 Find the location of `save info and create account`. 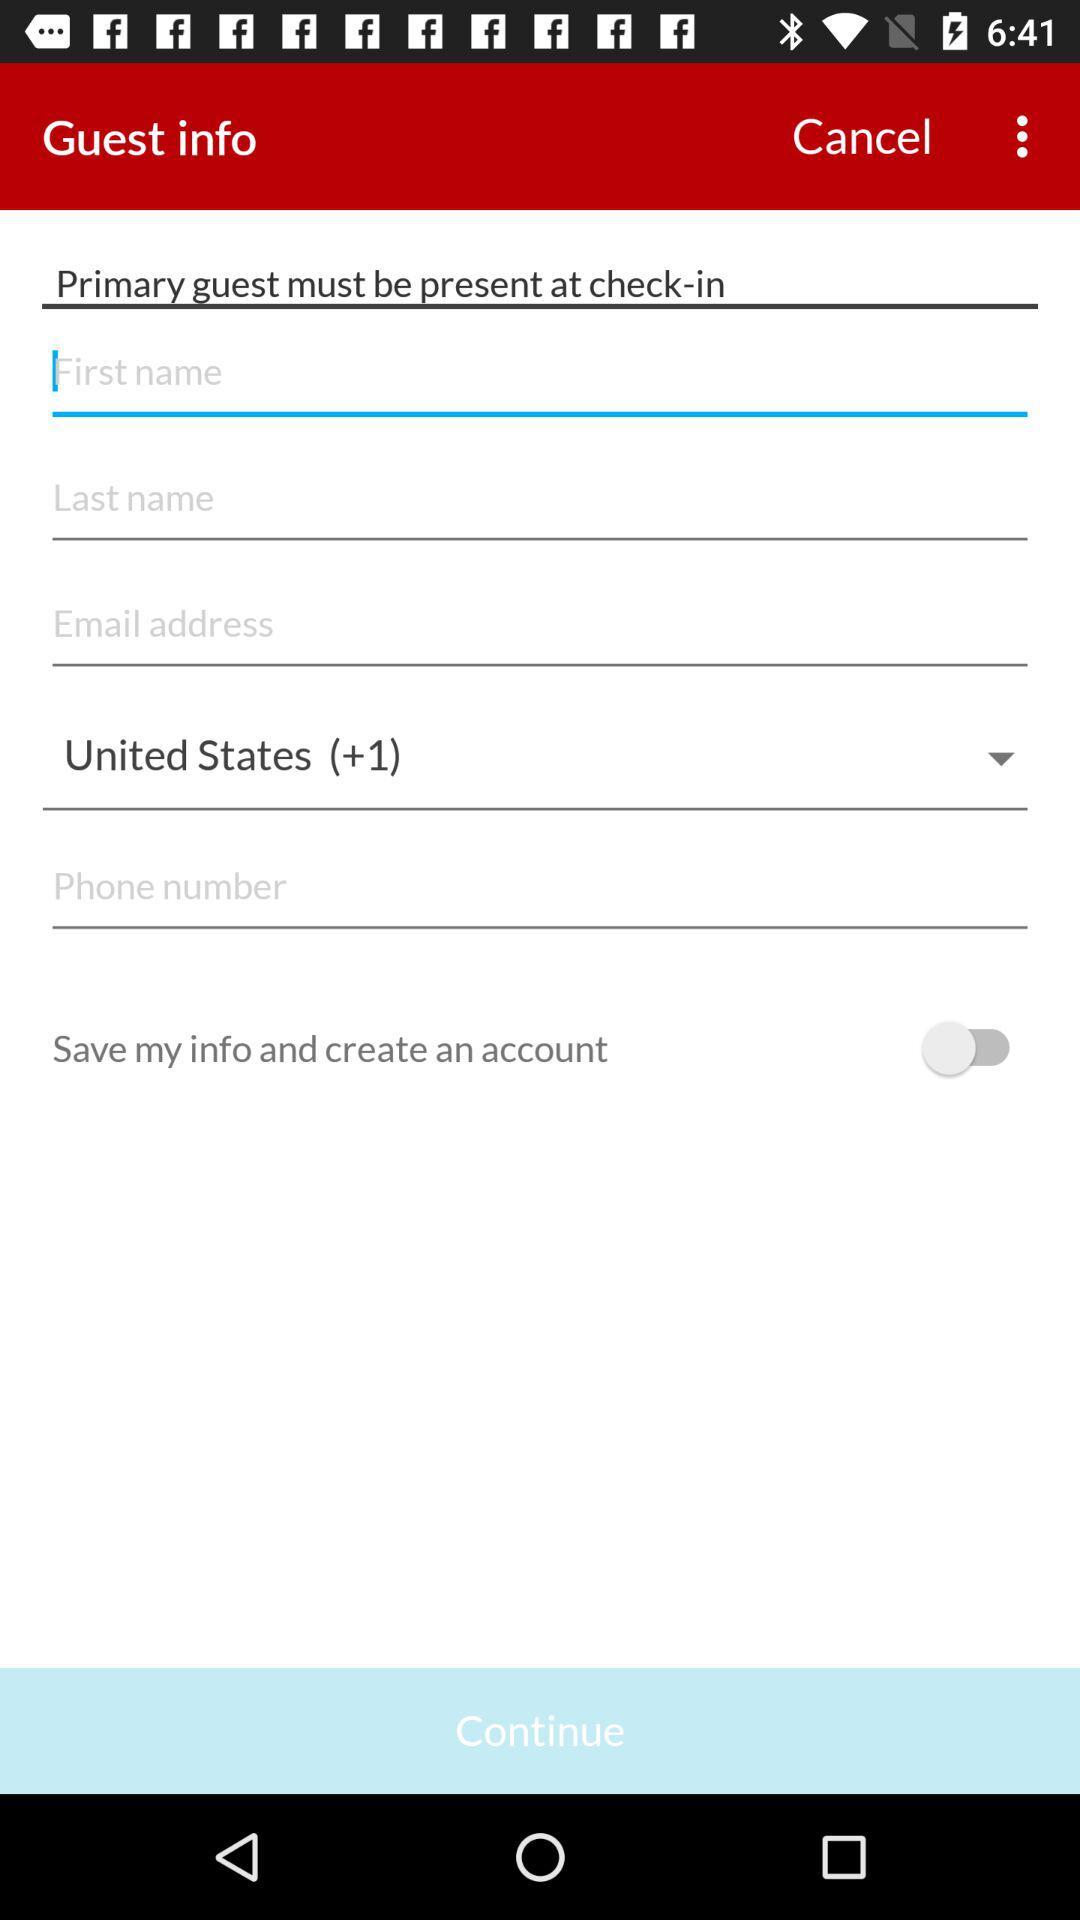

save info and create account is located at coordinates (974, 1047).